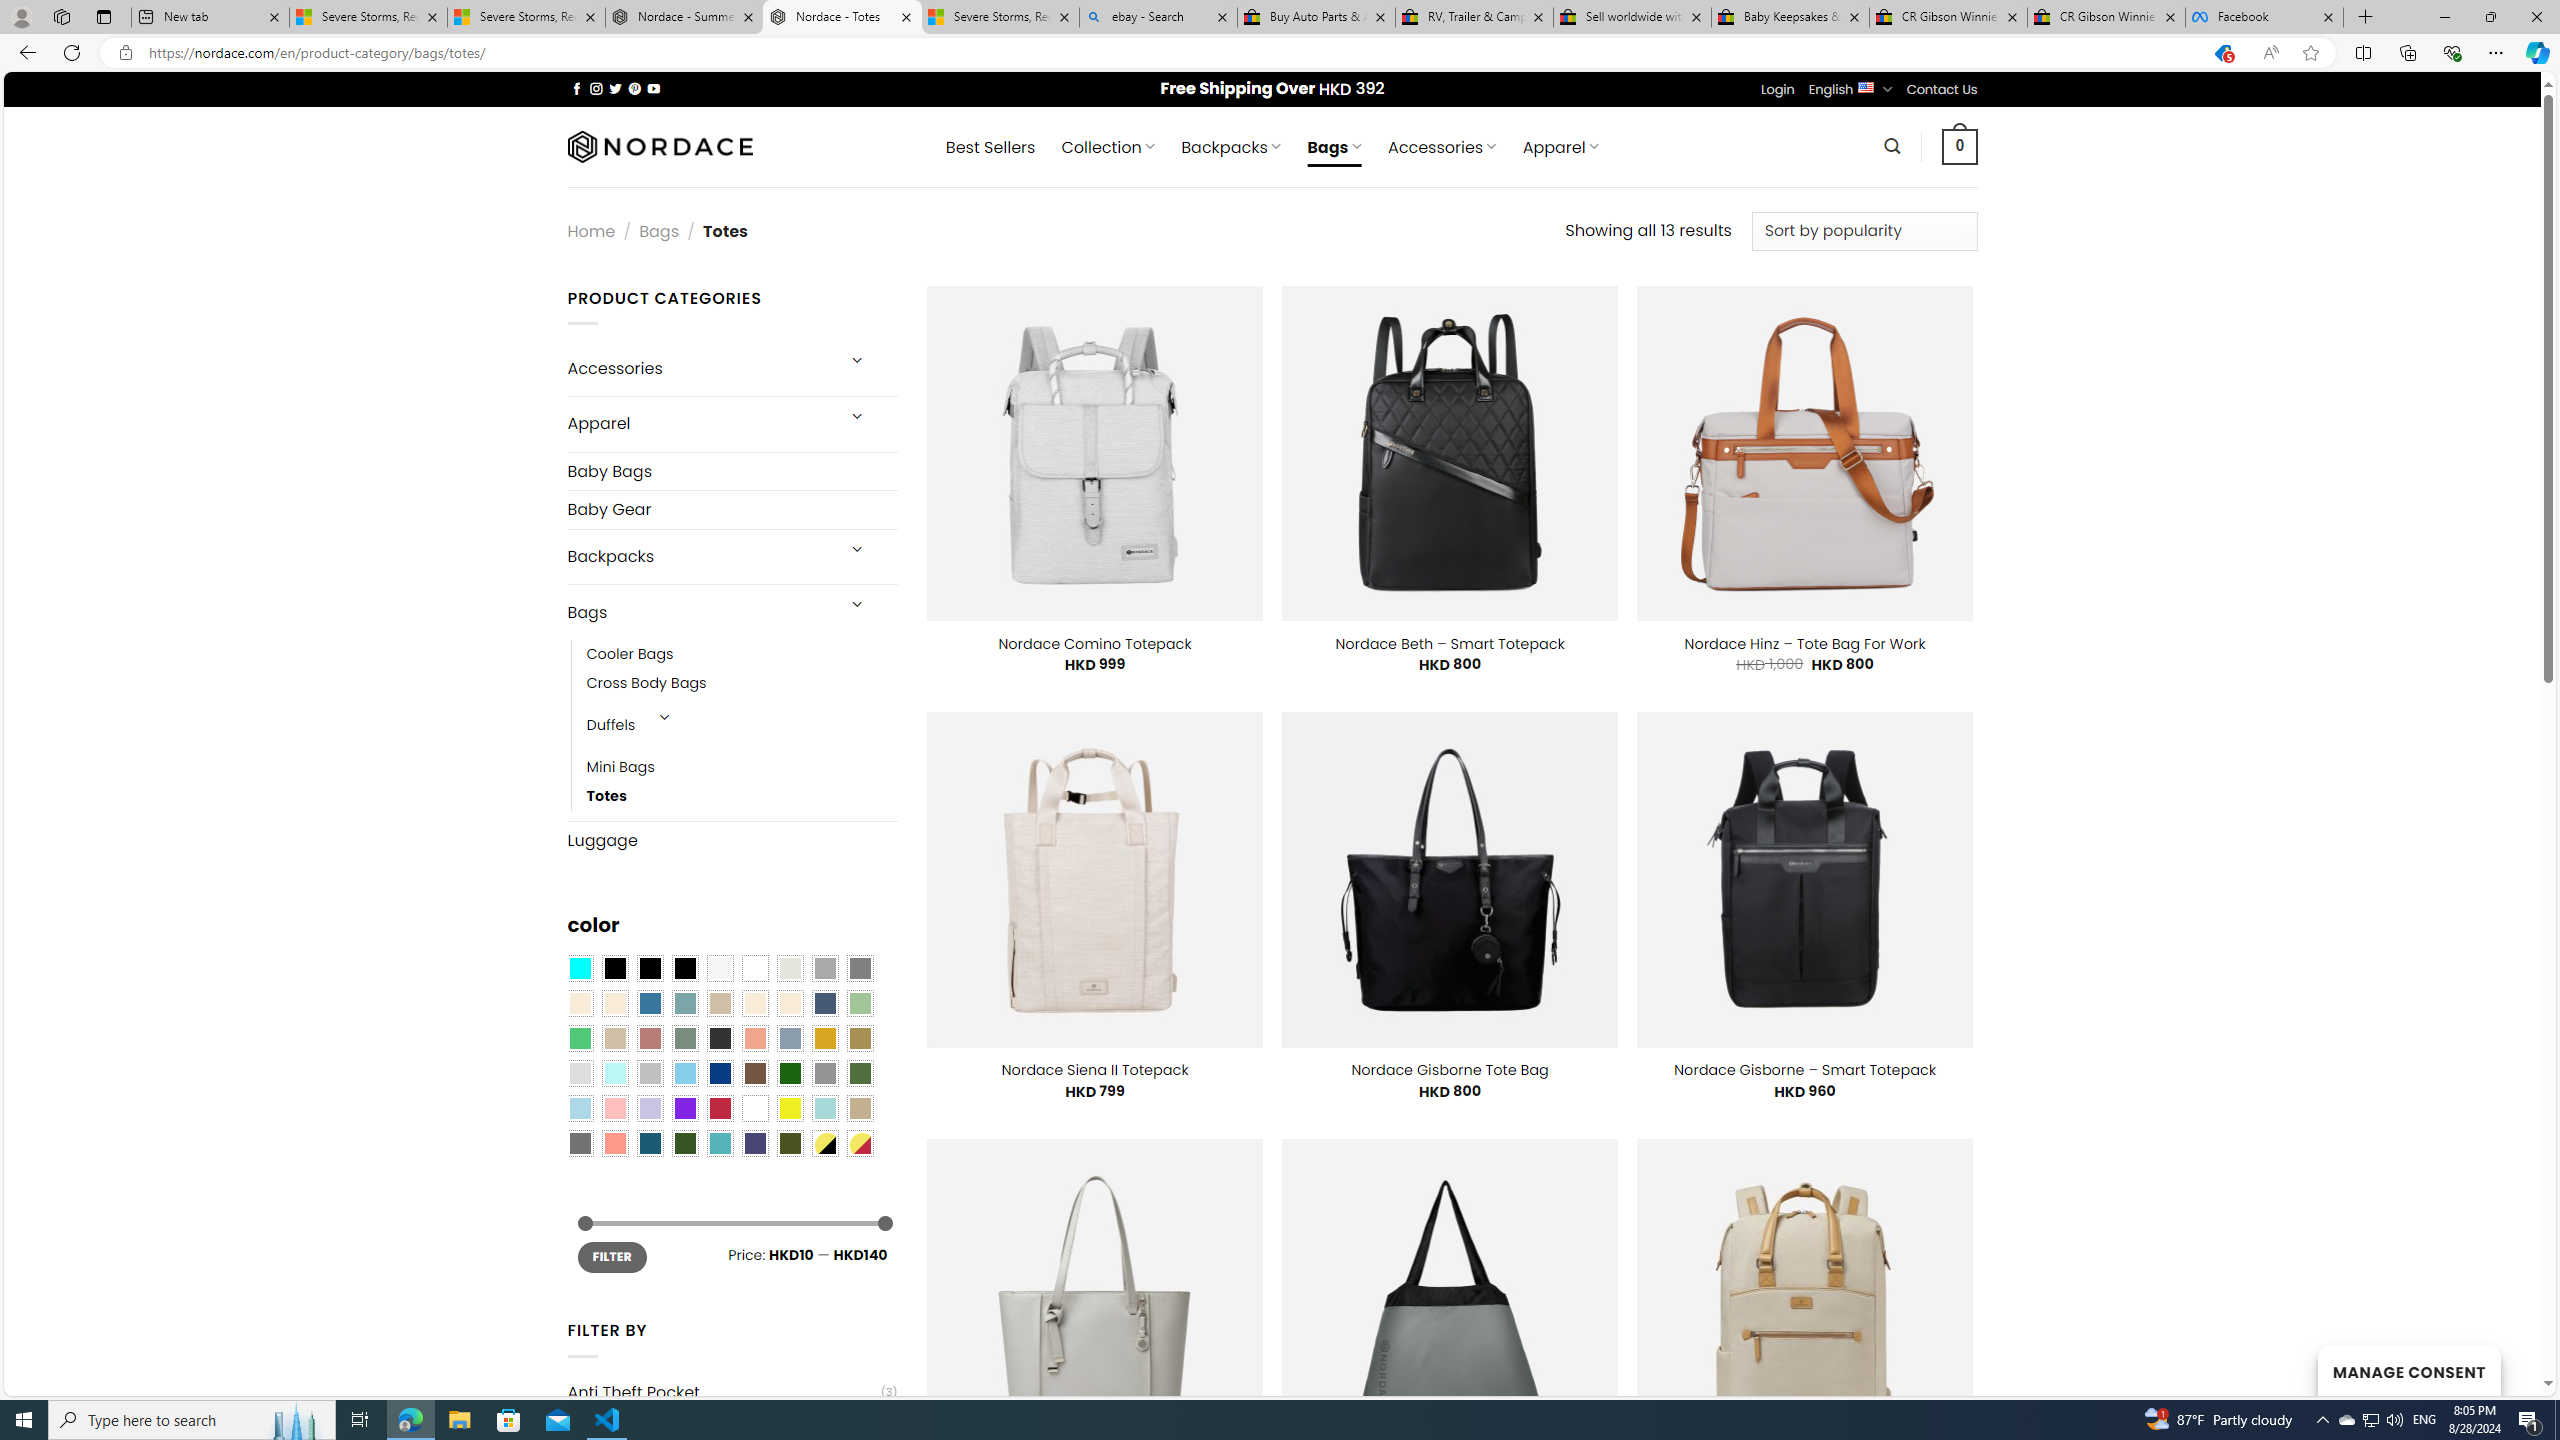  I want to click on 'RV, Trailer & Camper Steps & Ladders for sale | eBay', so click(1473, 16).